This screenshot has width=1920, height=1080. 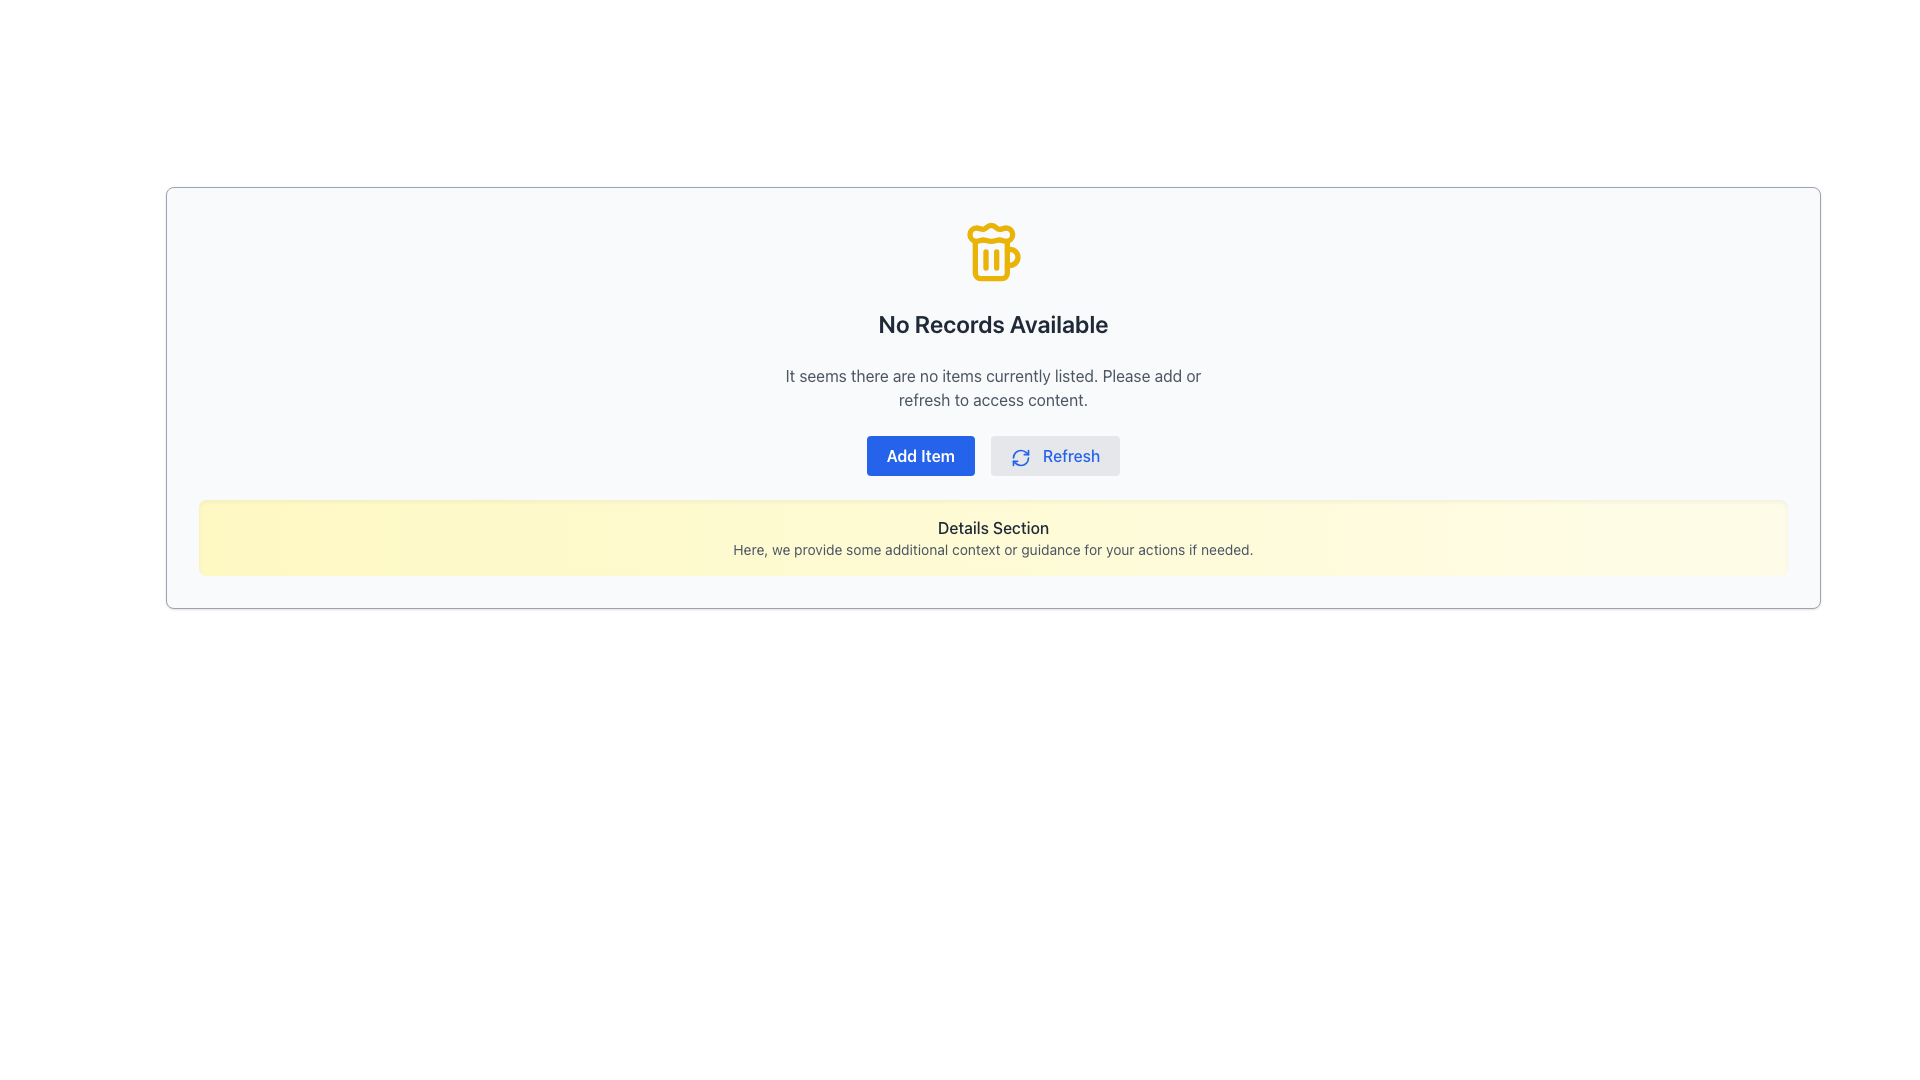 What do you see at coordinates (1054, 455) in the screenshot?
I see `the 'Refresh' button with a light gray background and blue text` at bounding box center [1054, 455].